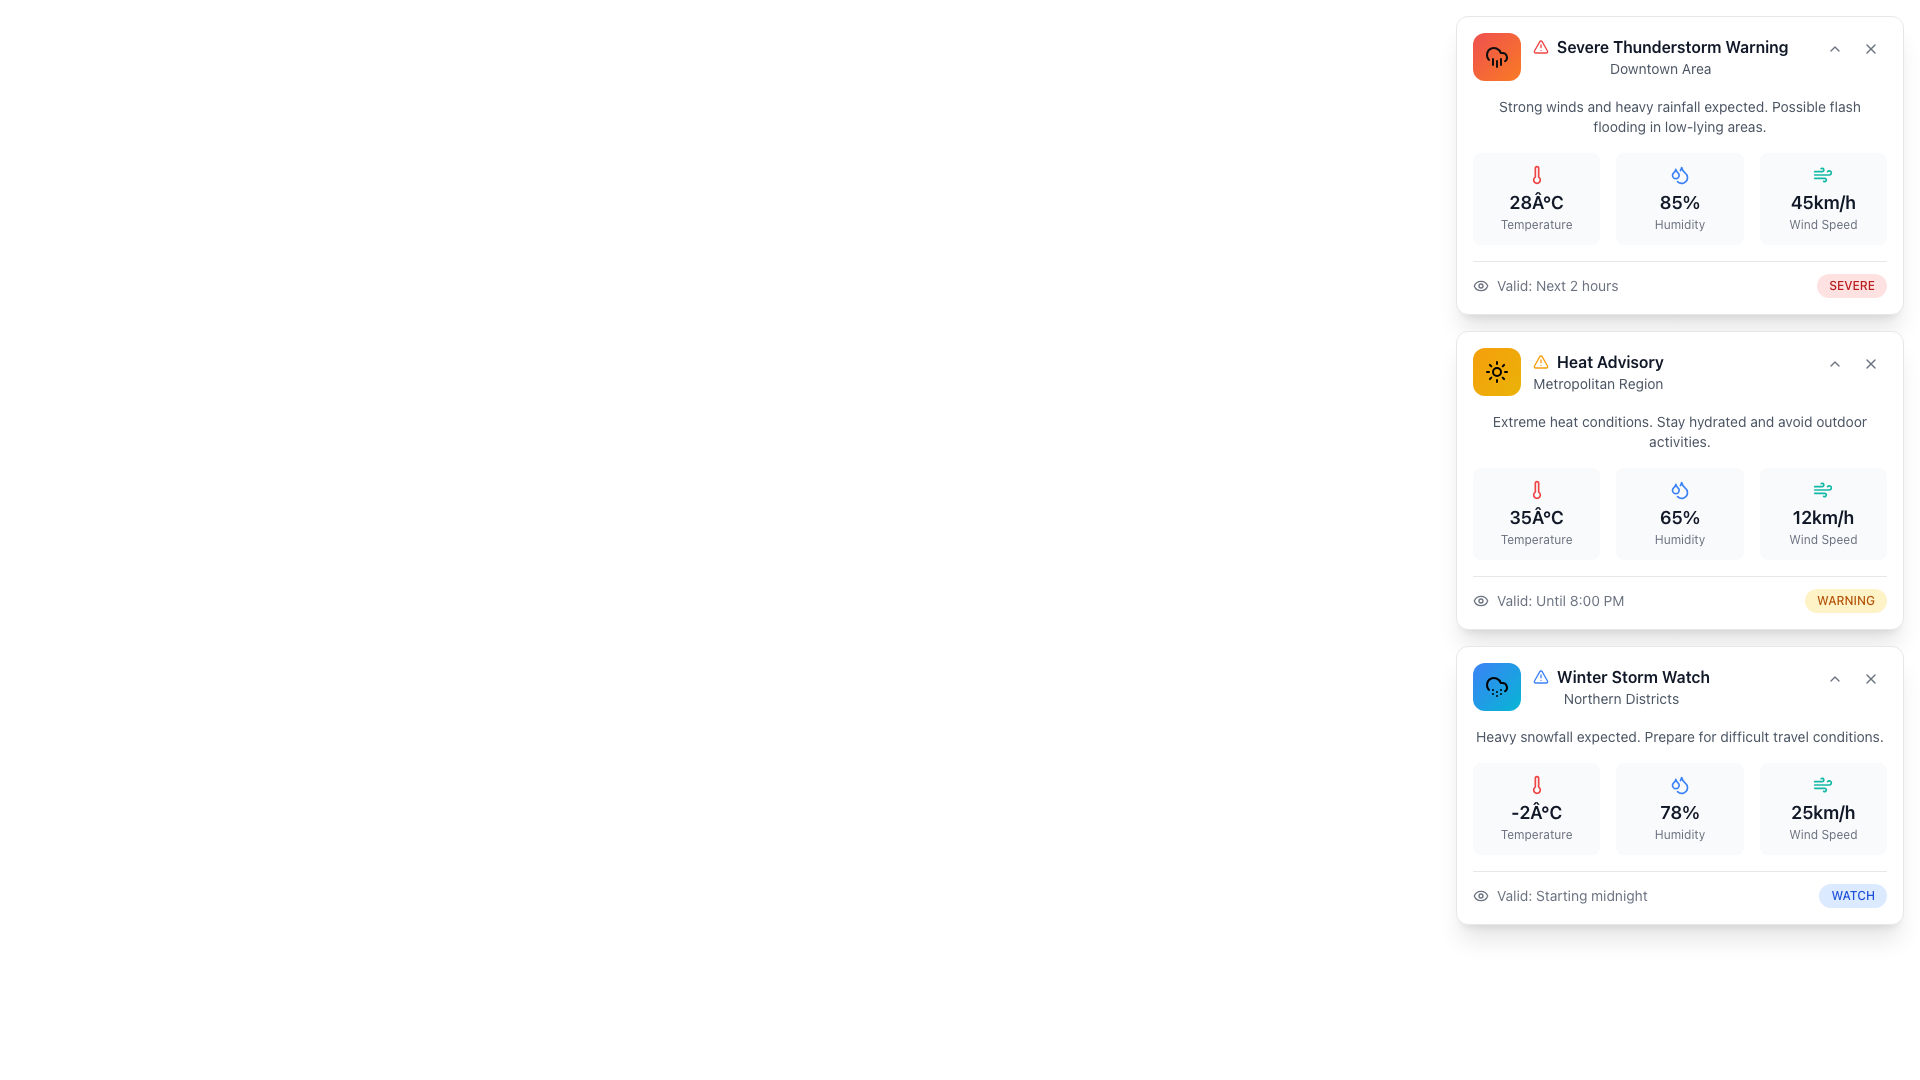 This screenshot has height=1080, width=1920. I want to click on prominently styled text label that says 'Severe Thunderstorm Warning', which is the bold title within the first alert card on the page, so click(1672, 45).